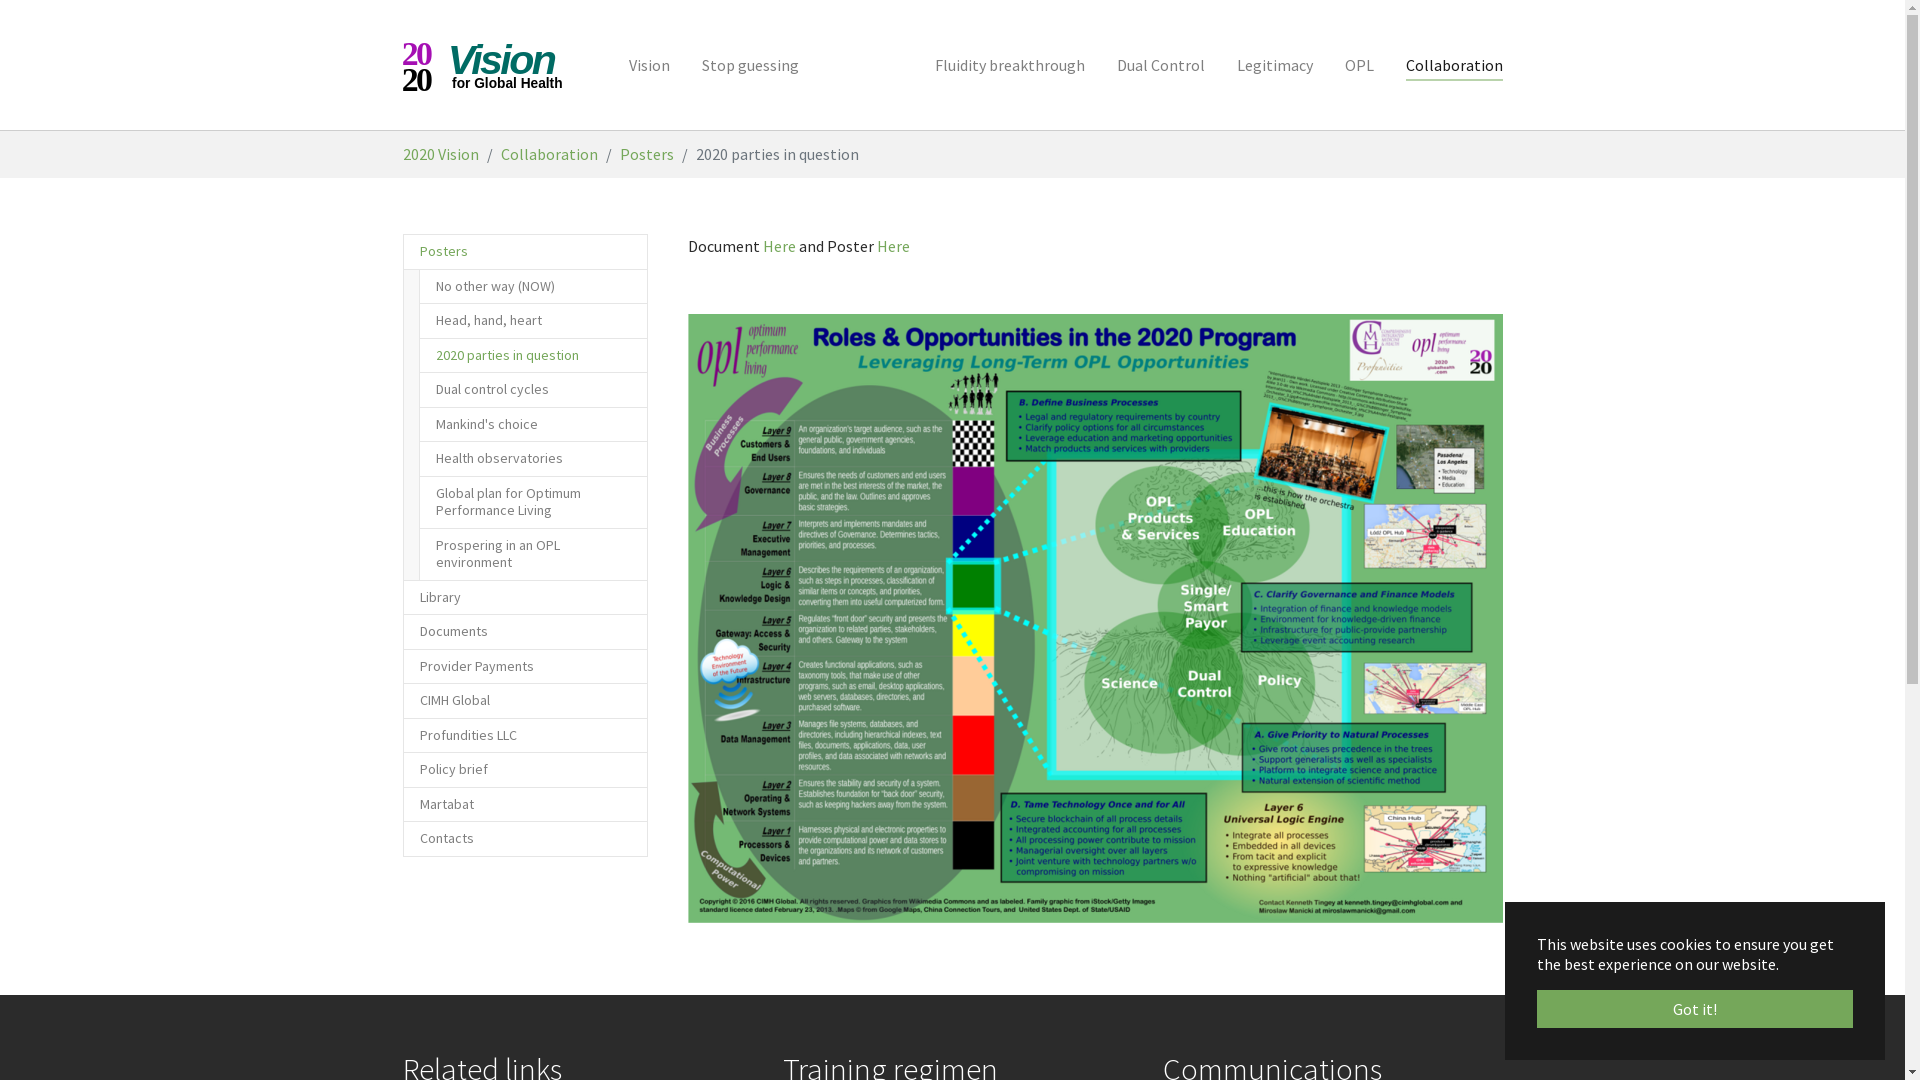 Image resolution: width=1920 pixels, height=1080 pixels. What do you see at coordinates (532, 389) in the screenshot?
I see `'Dual control cycles'` at bounding box center [532, 389].